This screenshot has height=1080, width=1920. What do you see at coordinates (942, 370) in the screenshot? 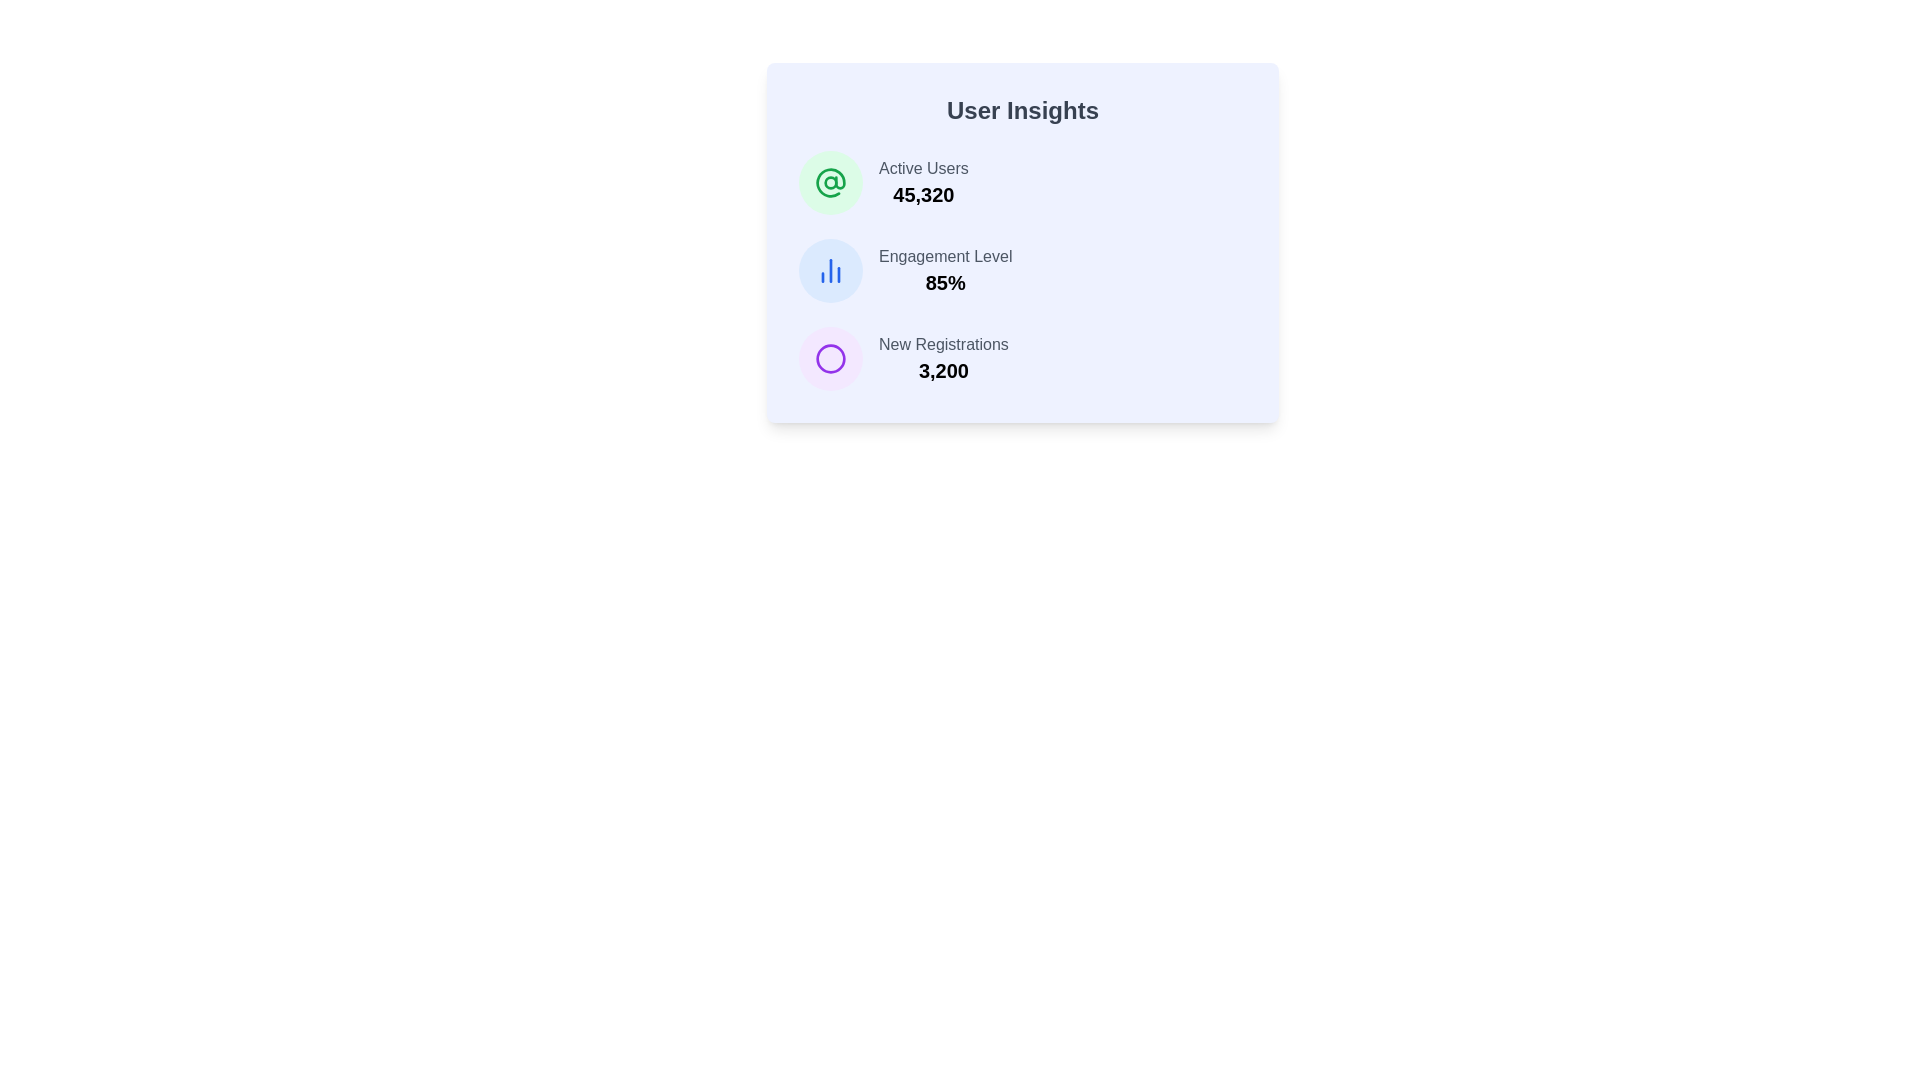
I see `numeric value displayed in the Text Display Value element located in the bottom-right quadrant of the 'User Insights' panel, which shows the count of new registrations` at bounding box center [942, 370].